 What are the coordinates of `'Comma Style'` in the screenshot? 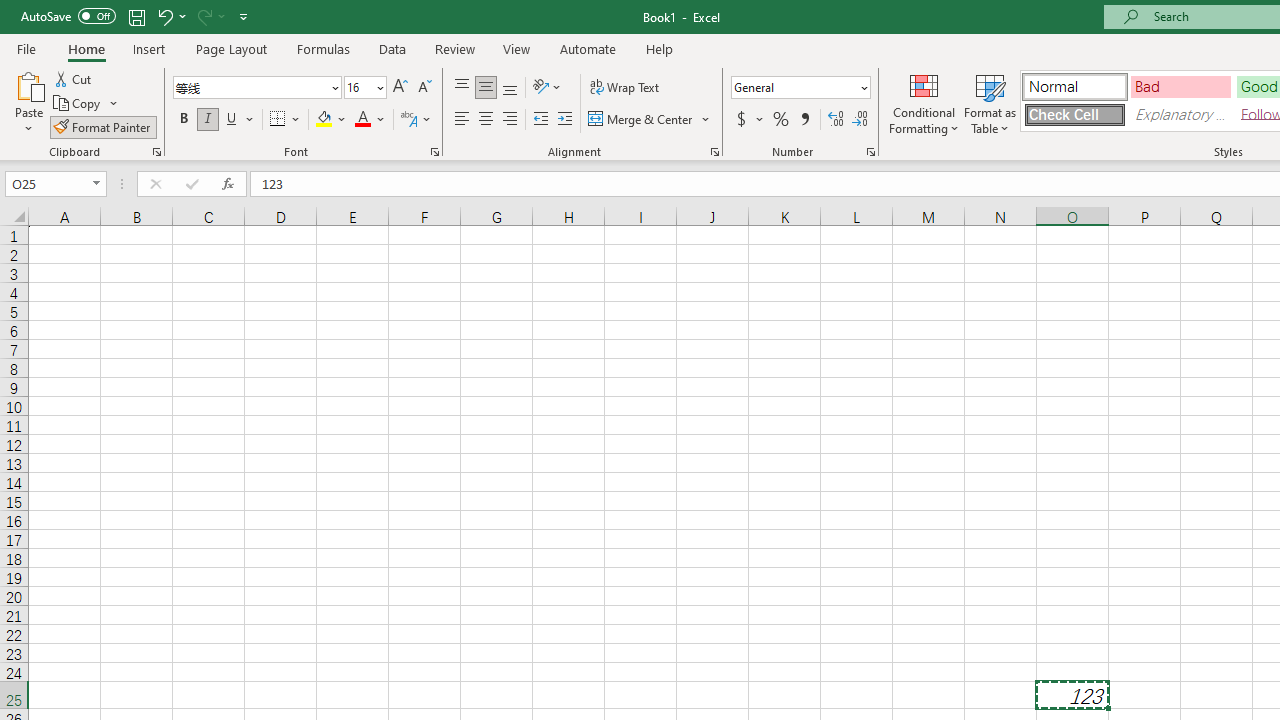 It's located at (805, 119).